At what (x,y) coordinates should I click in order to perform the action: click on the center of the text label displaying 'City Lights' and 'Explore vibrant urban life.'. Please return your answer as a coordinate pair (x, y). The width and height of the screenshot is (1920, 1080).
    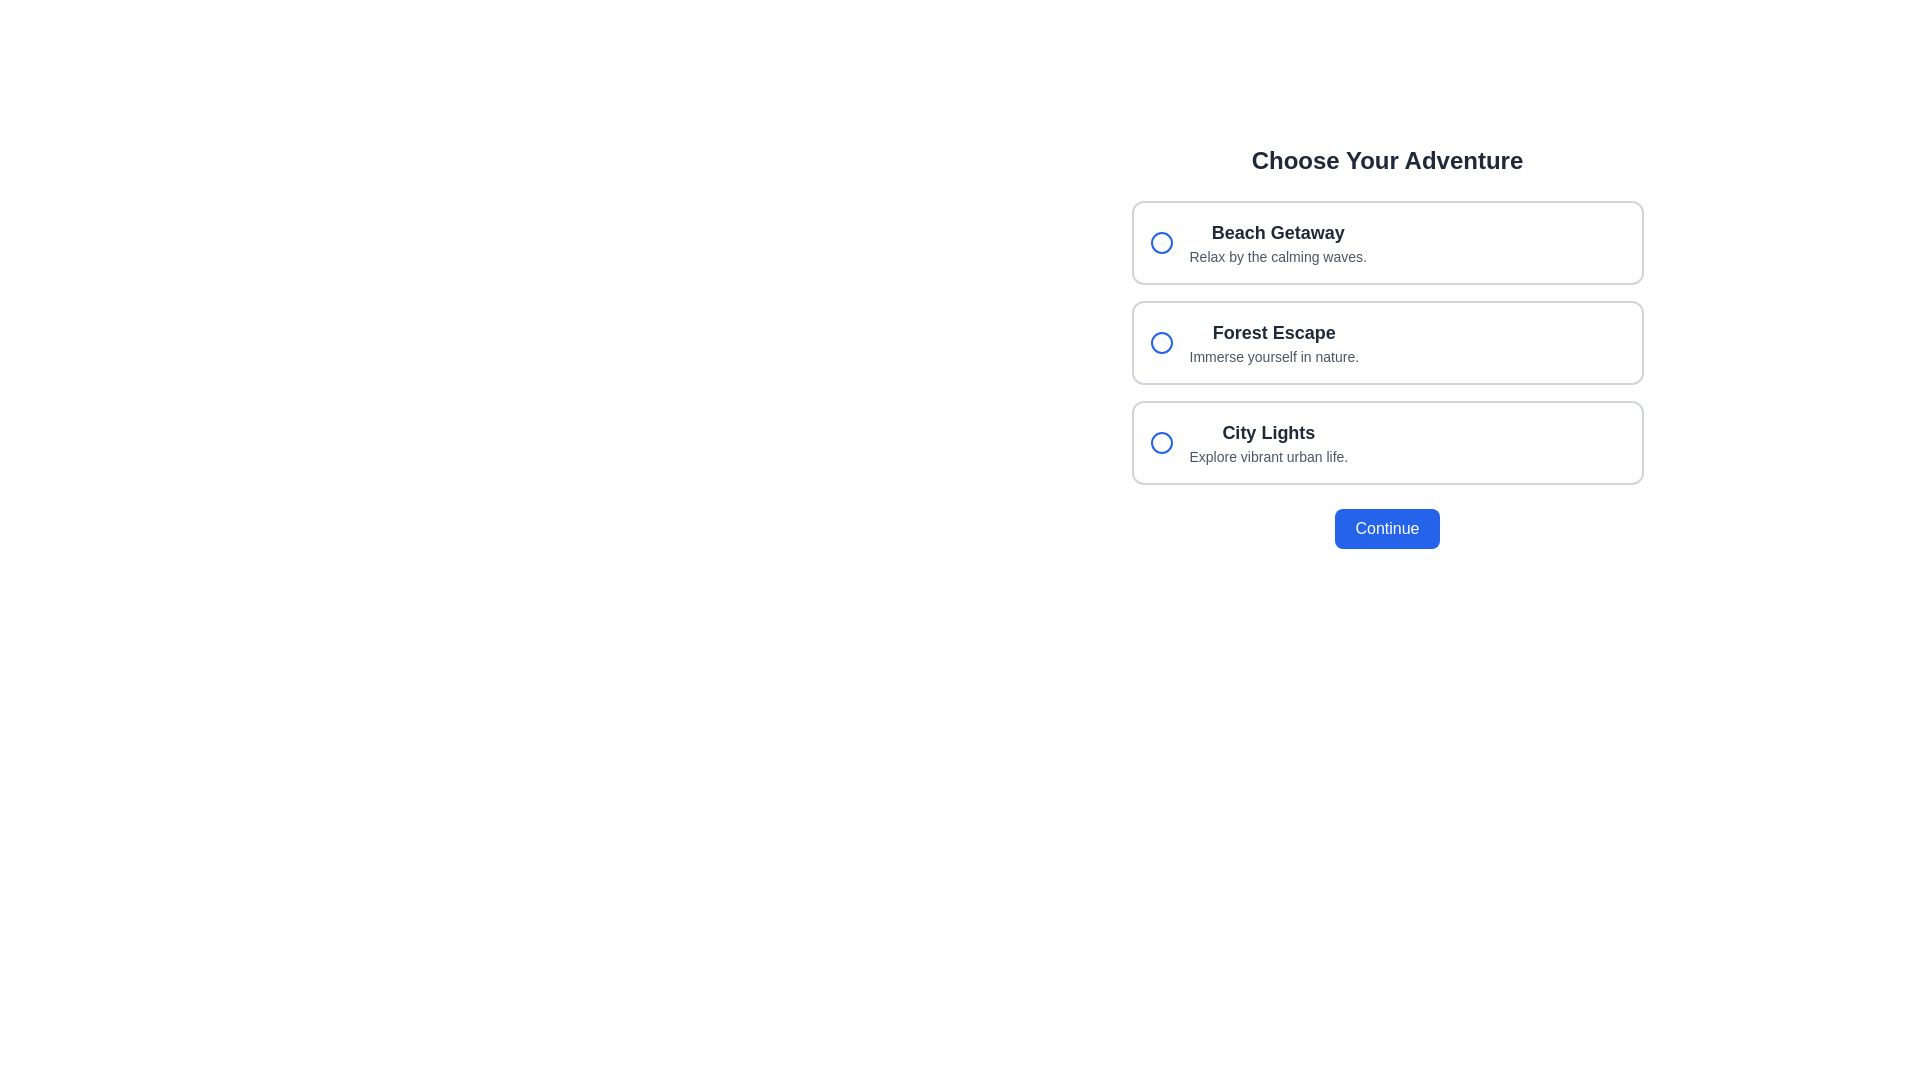
    Looking at the image, I should click on (1266, 442).